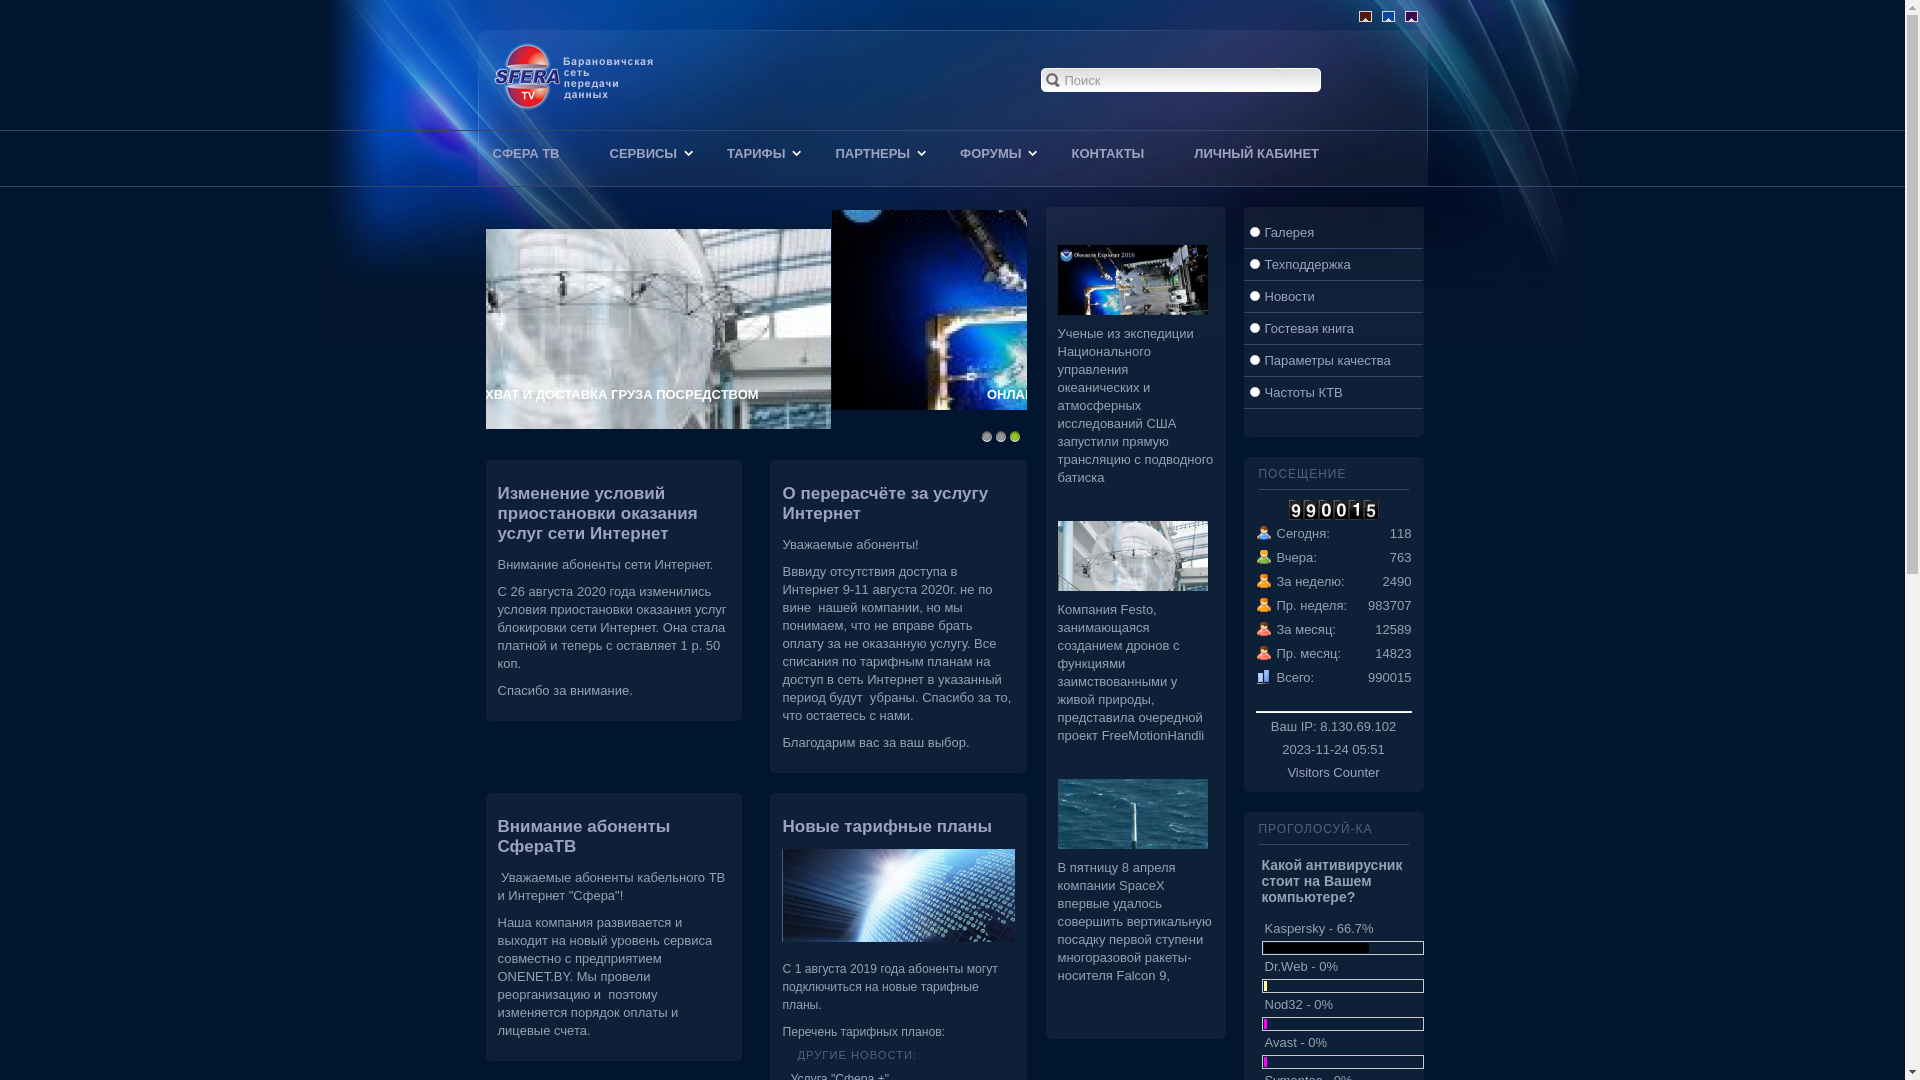  Describe the element at coordinates (999, 434) in the screenshot. I see `'2'` at that location.